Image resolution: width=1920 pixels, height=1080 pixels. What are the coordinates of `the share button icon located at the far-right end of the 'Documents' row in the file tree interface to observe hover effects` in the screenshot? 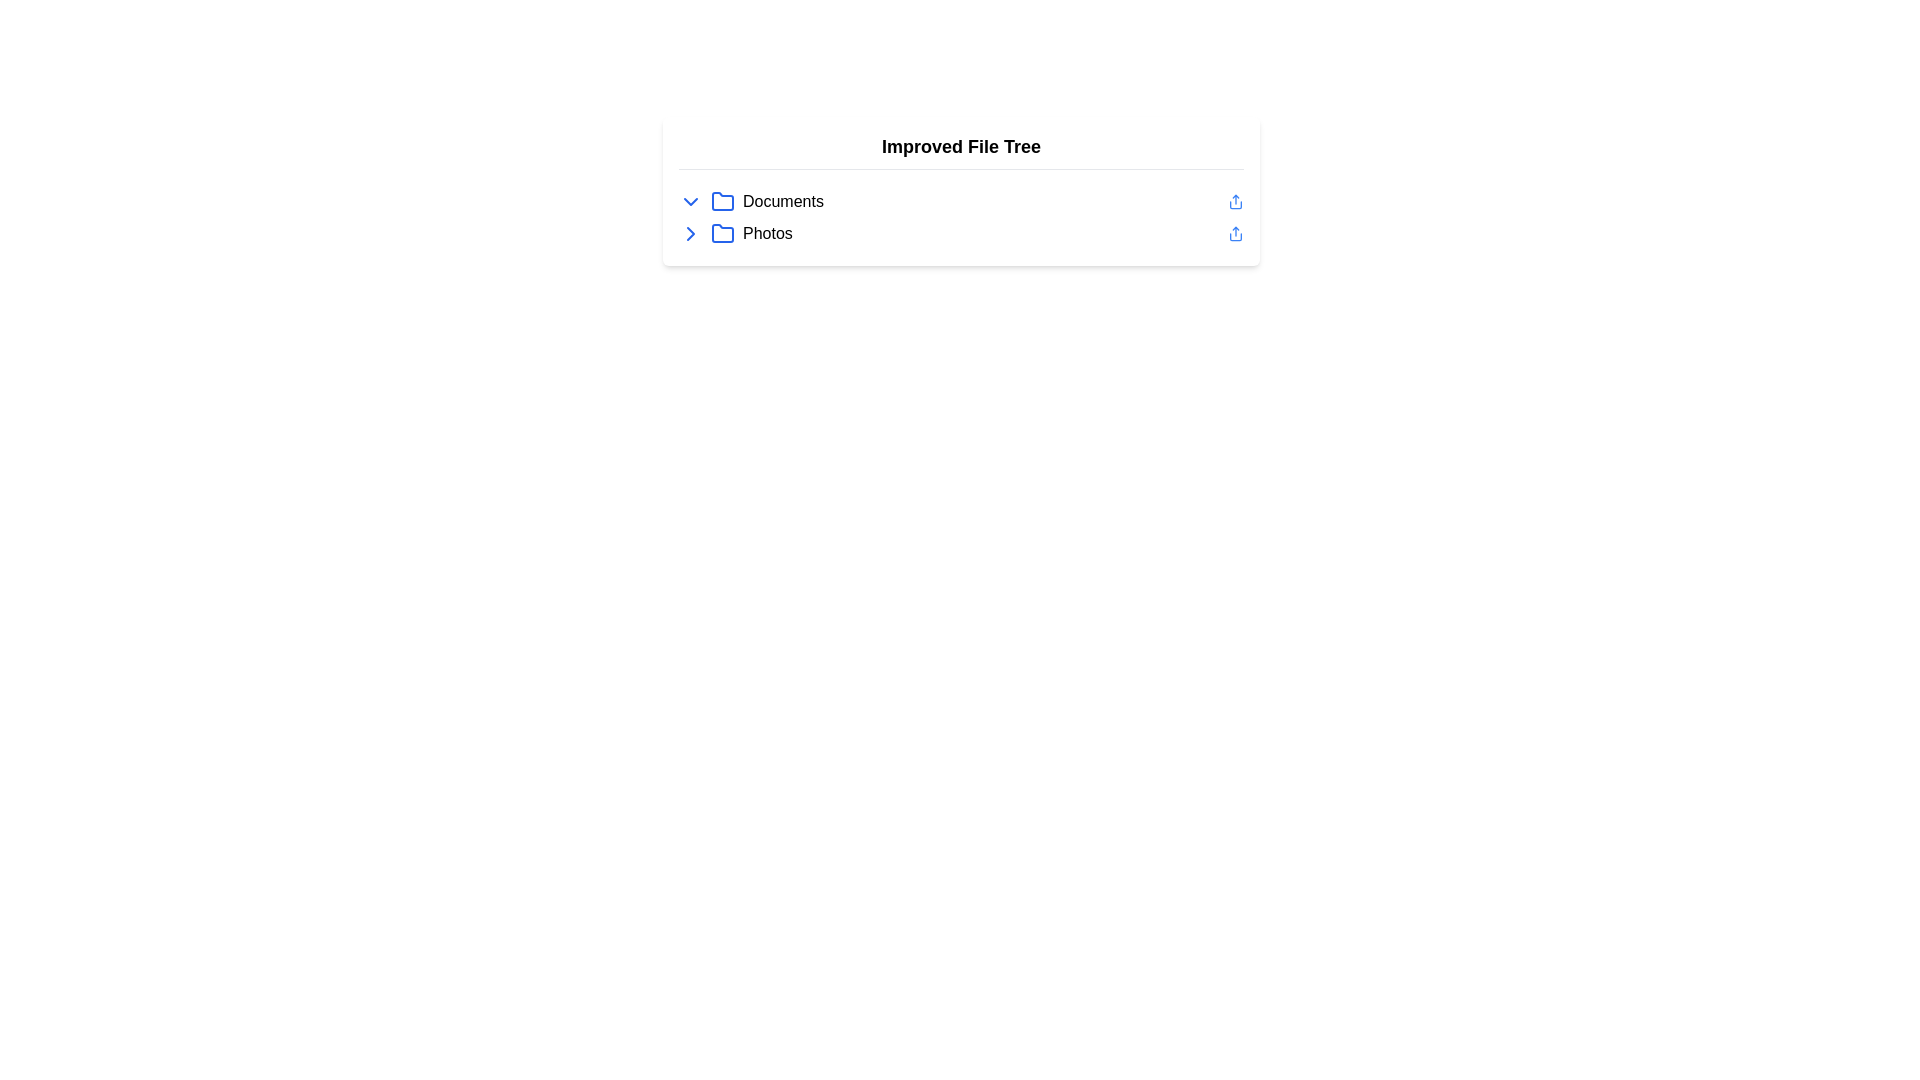 It's located at (1235, 201).